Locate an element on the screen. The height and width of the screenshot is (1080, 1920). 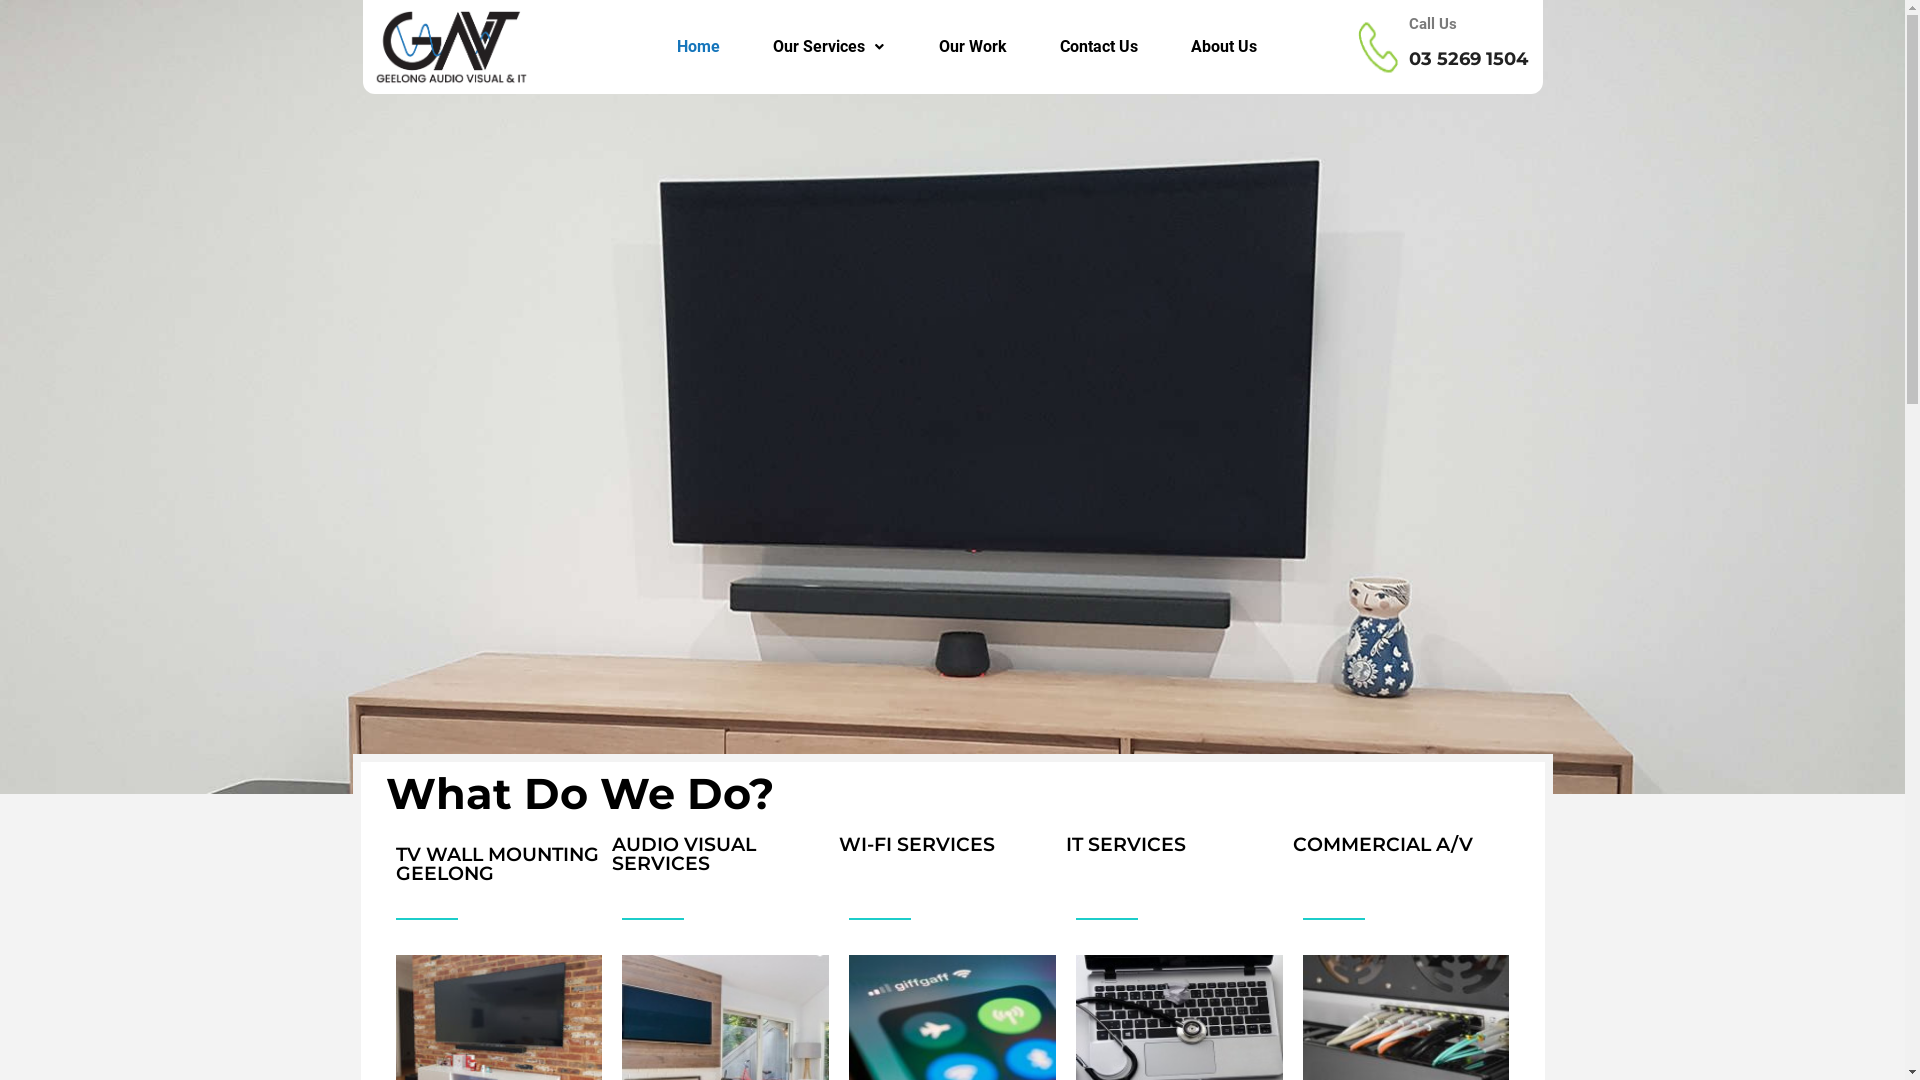
'Our Services' is located at coordinates (829, 45).